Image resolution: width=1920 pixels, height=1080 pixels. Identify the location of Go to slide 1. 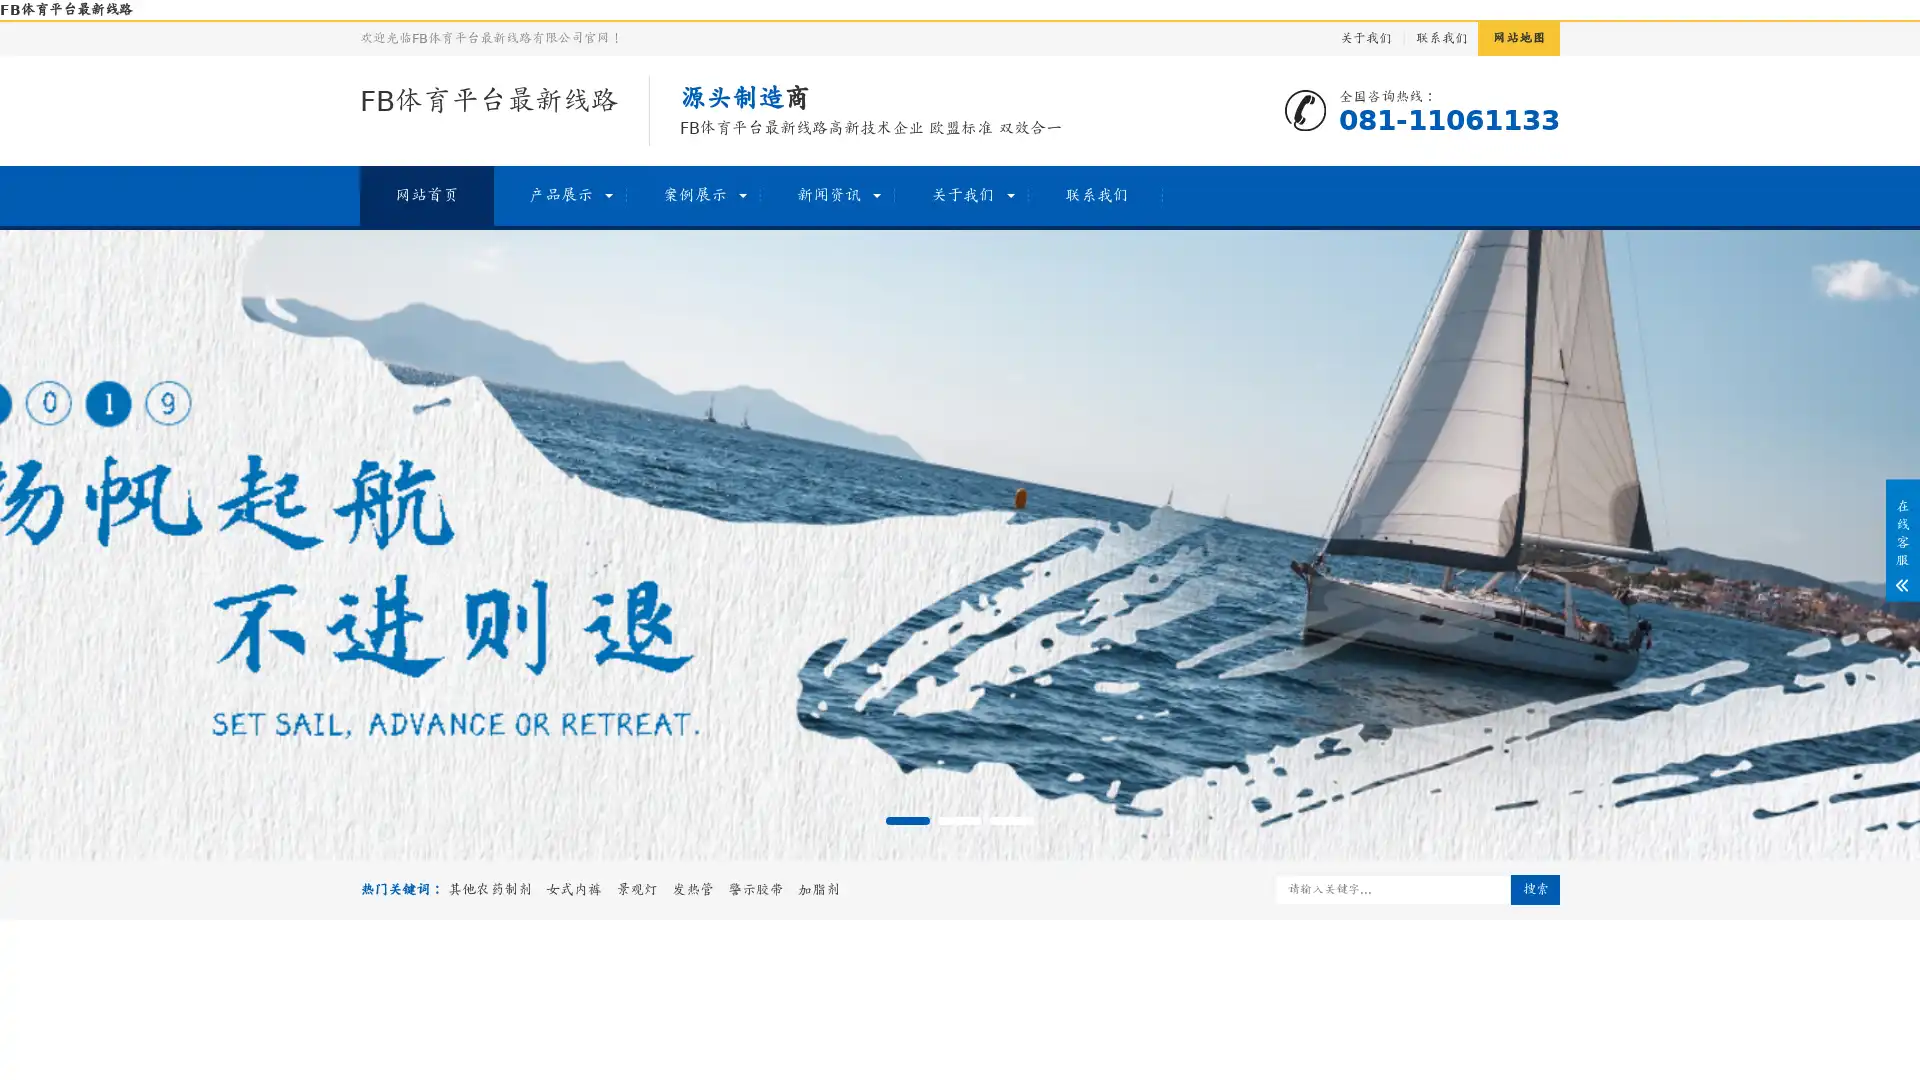
(906, 821).